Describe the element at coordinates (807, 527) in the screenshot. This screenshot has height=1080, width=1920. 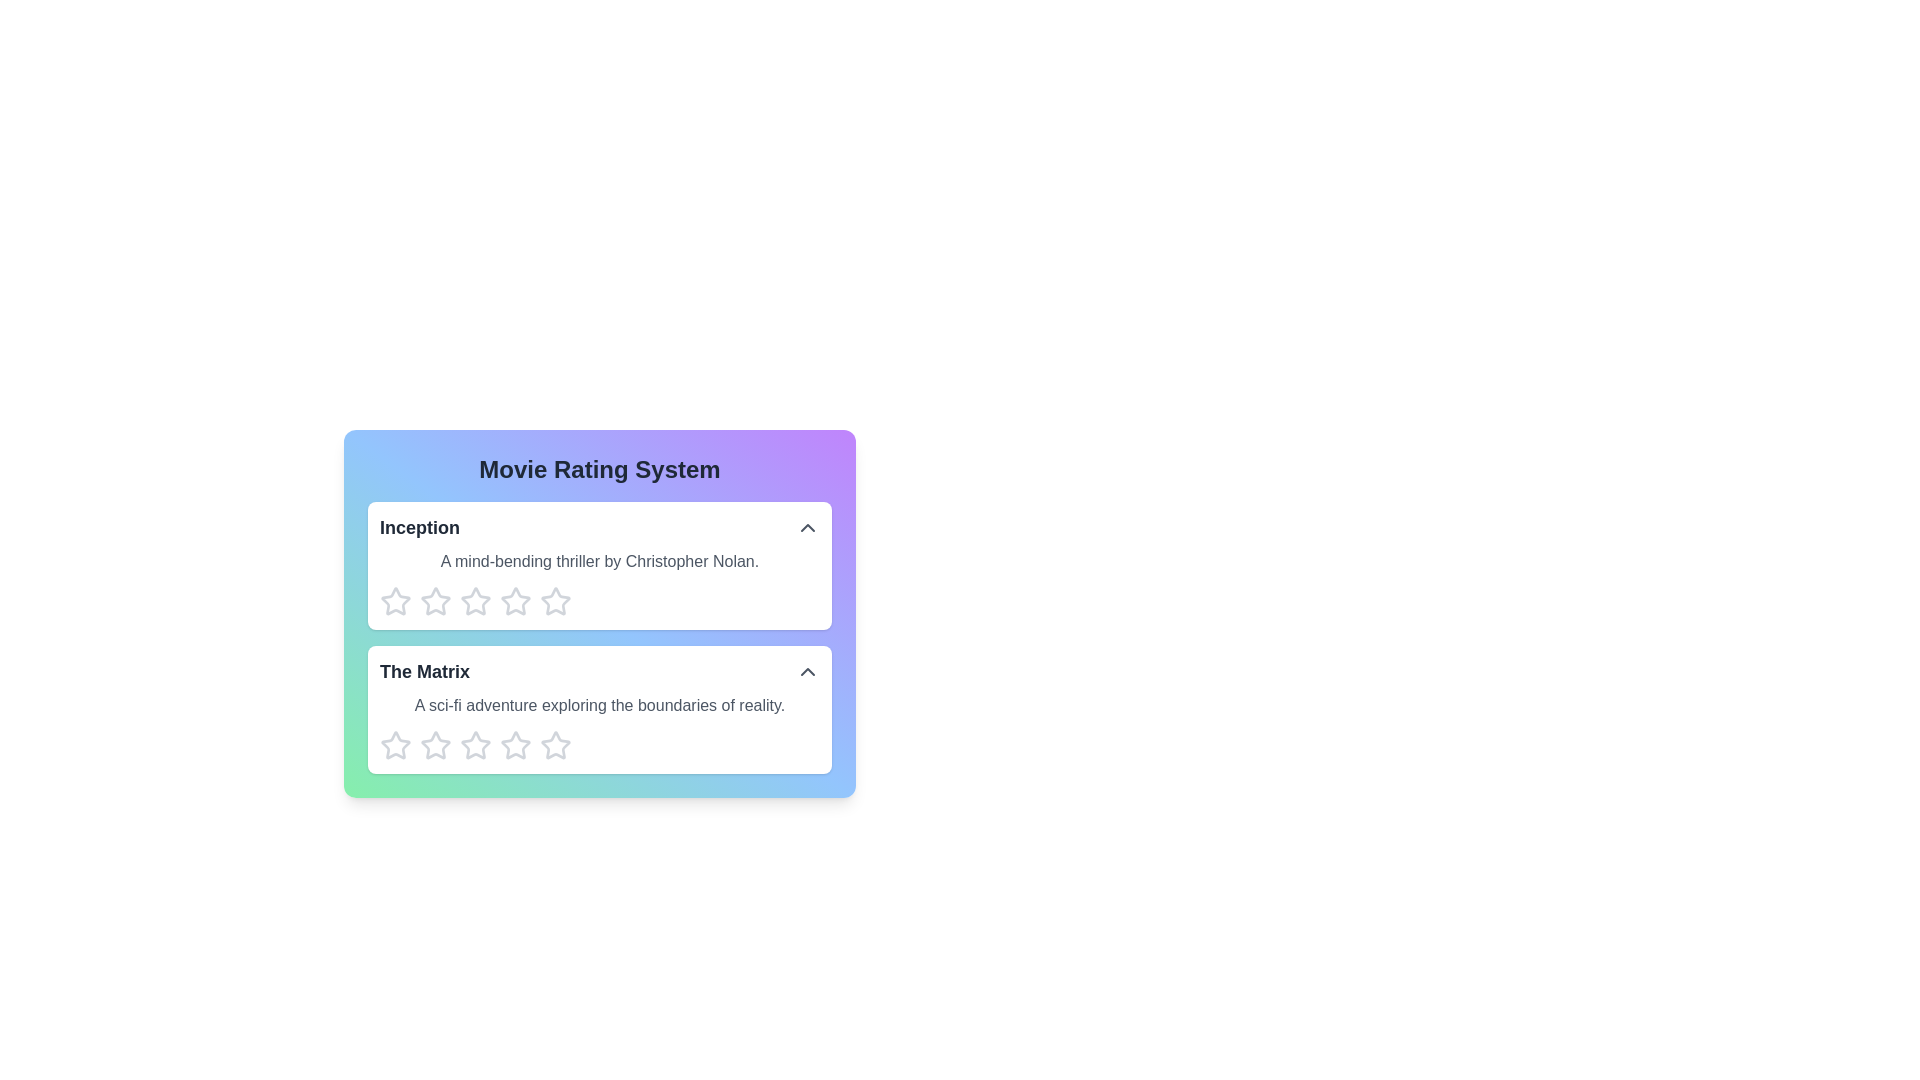
I see `the toggle button icon located at the far right of the 'Inception' card` at that location.